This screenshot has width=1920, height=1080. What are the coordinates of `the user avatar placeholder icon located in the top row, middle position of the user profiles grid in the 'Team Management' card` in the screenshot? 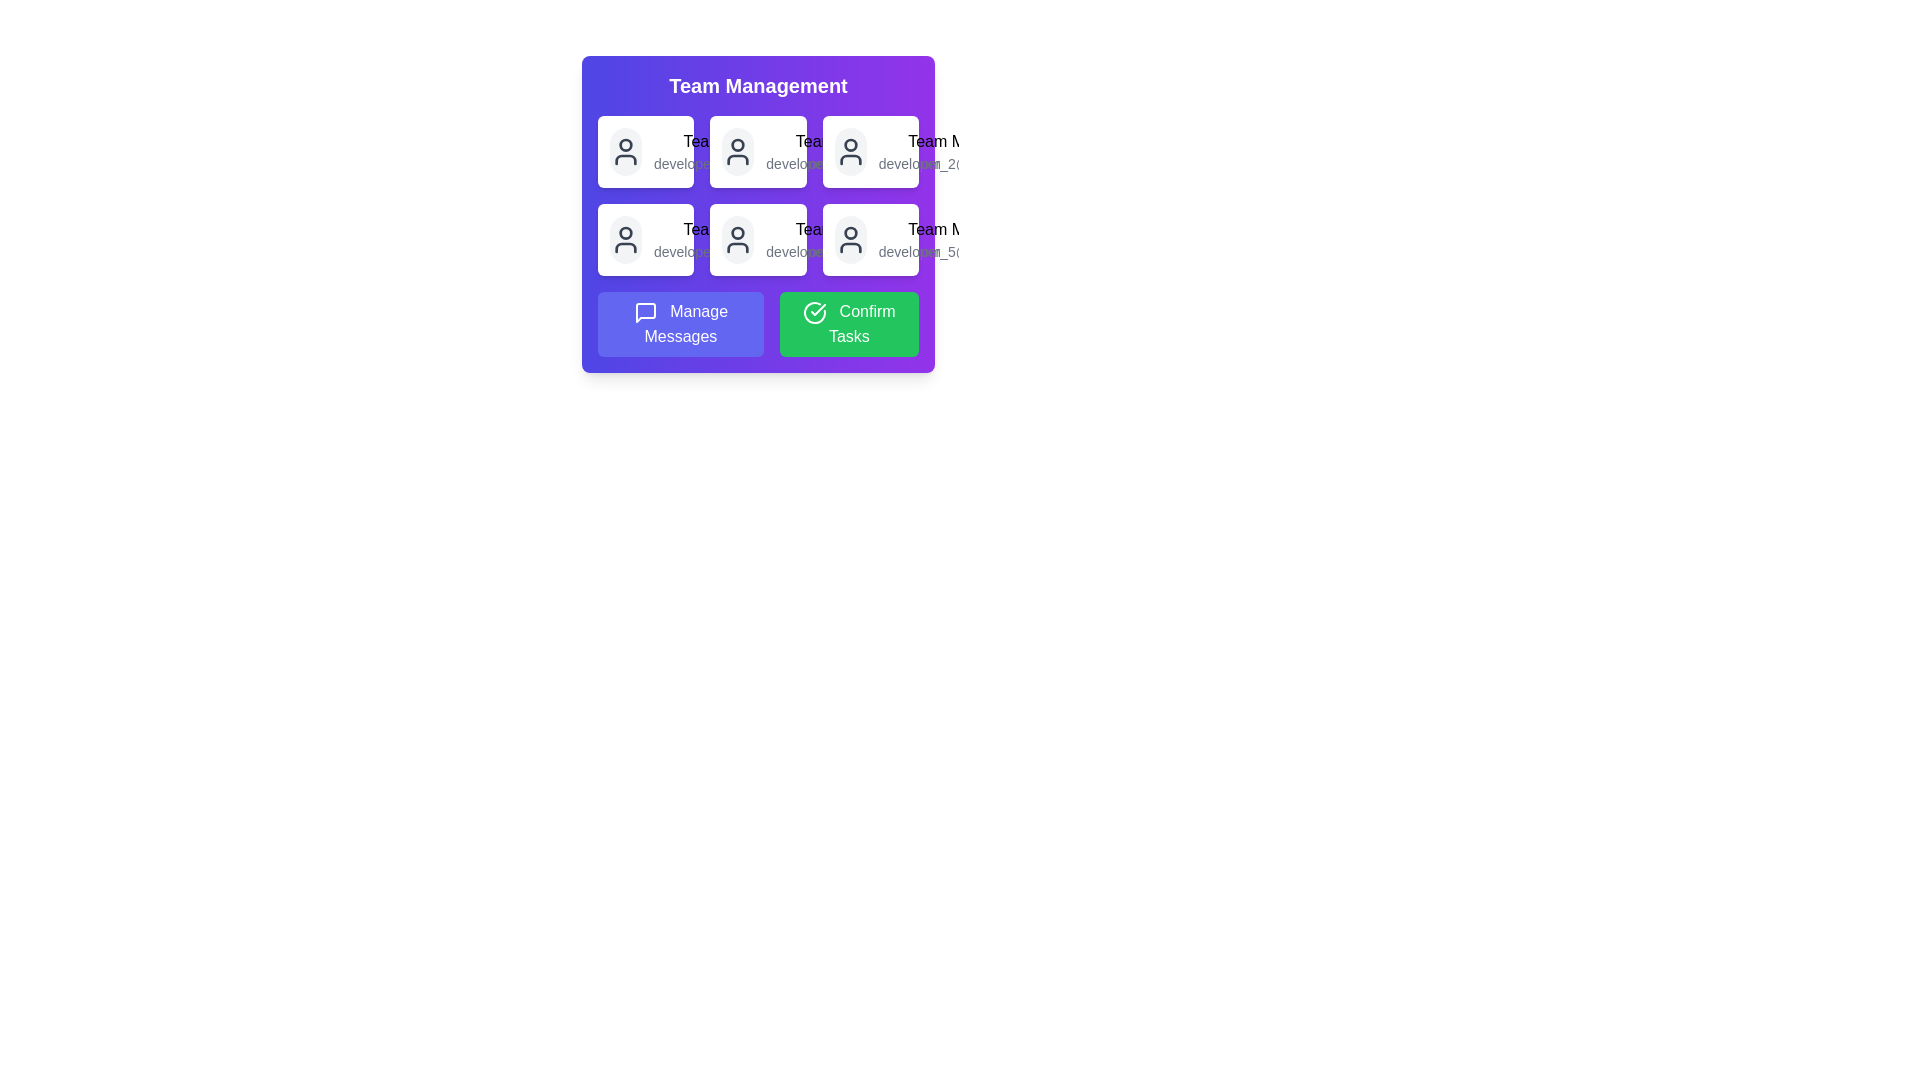 It's located at (737, 150).